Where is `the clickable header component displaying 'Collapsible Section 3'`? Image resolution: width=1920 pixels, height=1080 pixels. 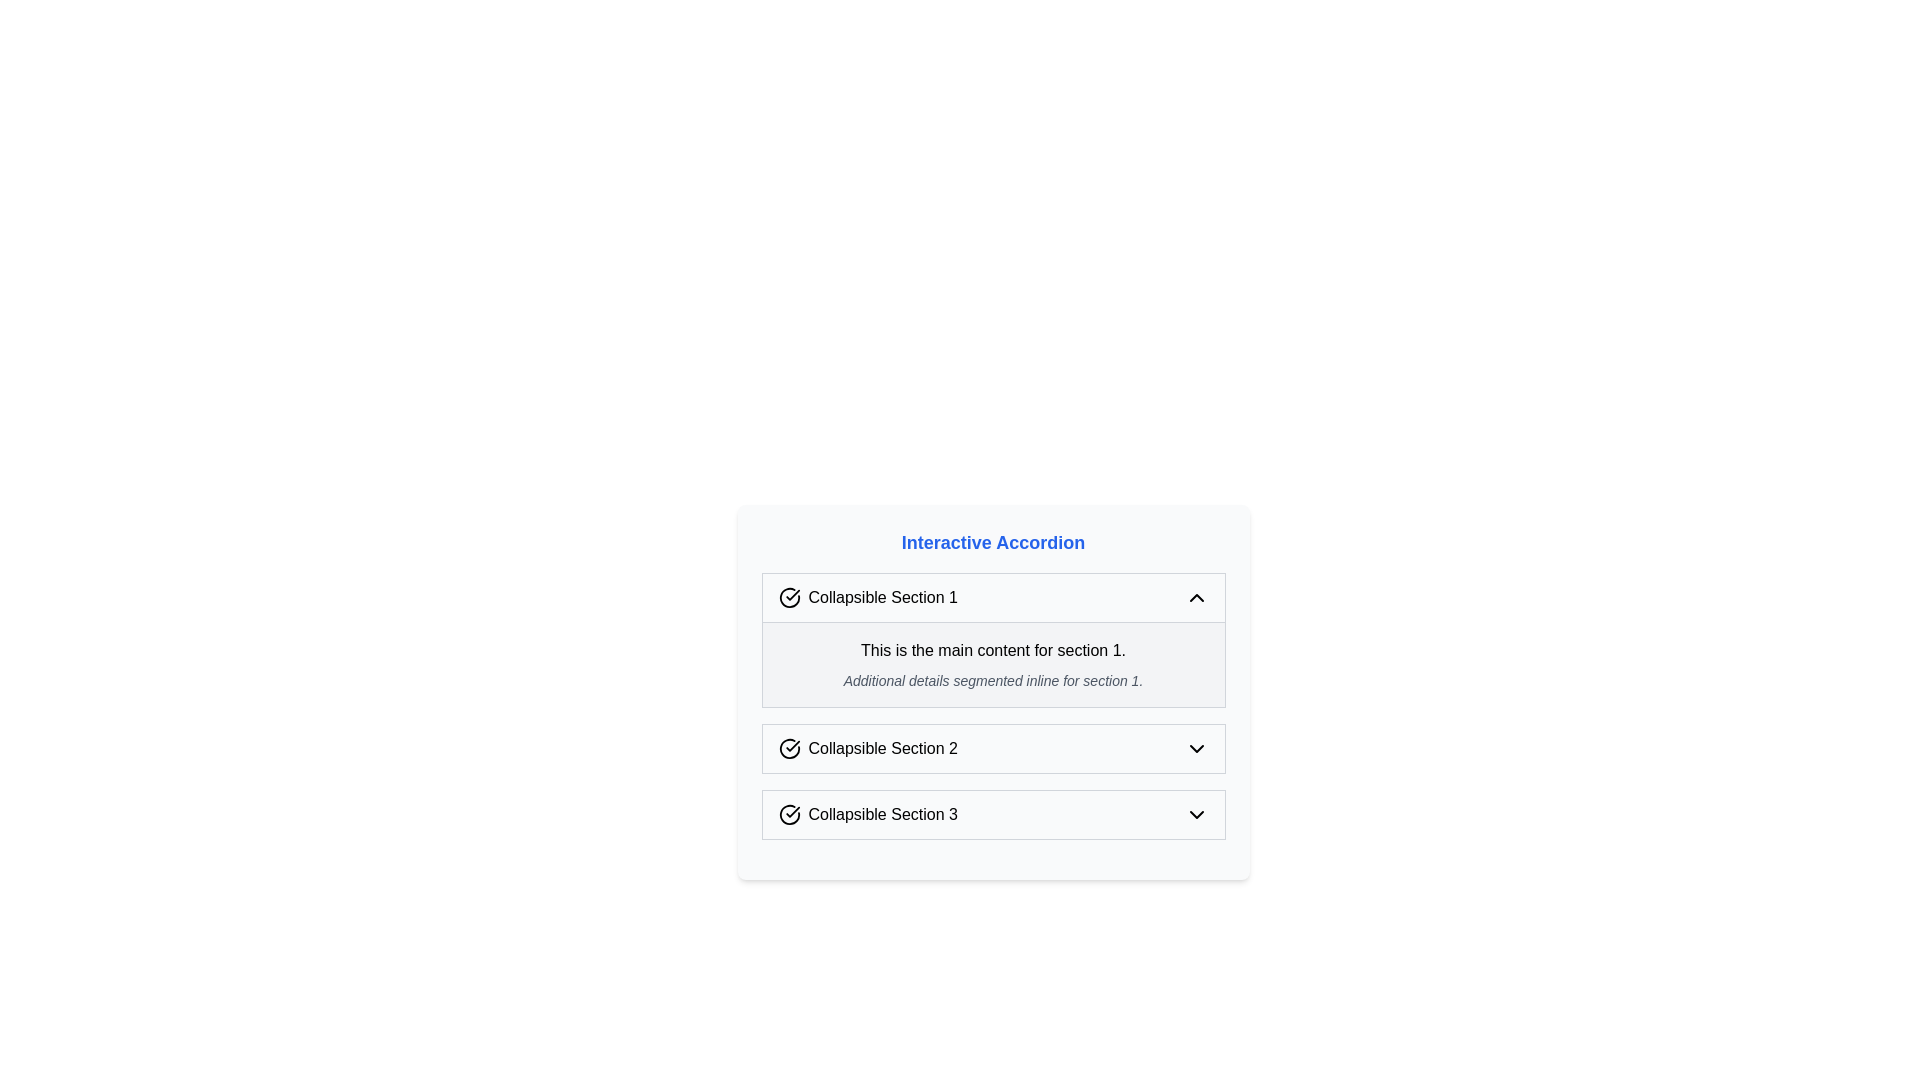 the clickable header component displaying 'Collapsible Section 3' is located at coordinates (868, 814).